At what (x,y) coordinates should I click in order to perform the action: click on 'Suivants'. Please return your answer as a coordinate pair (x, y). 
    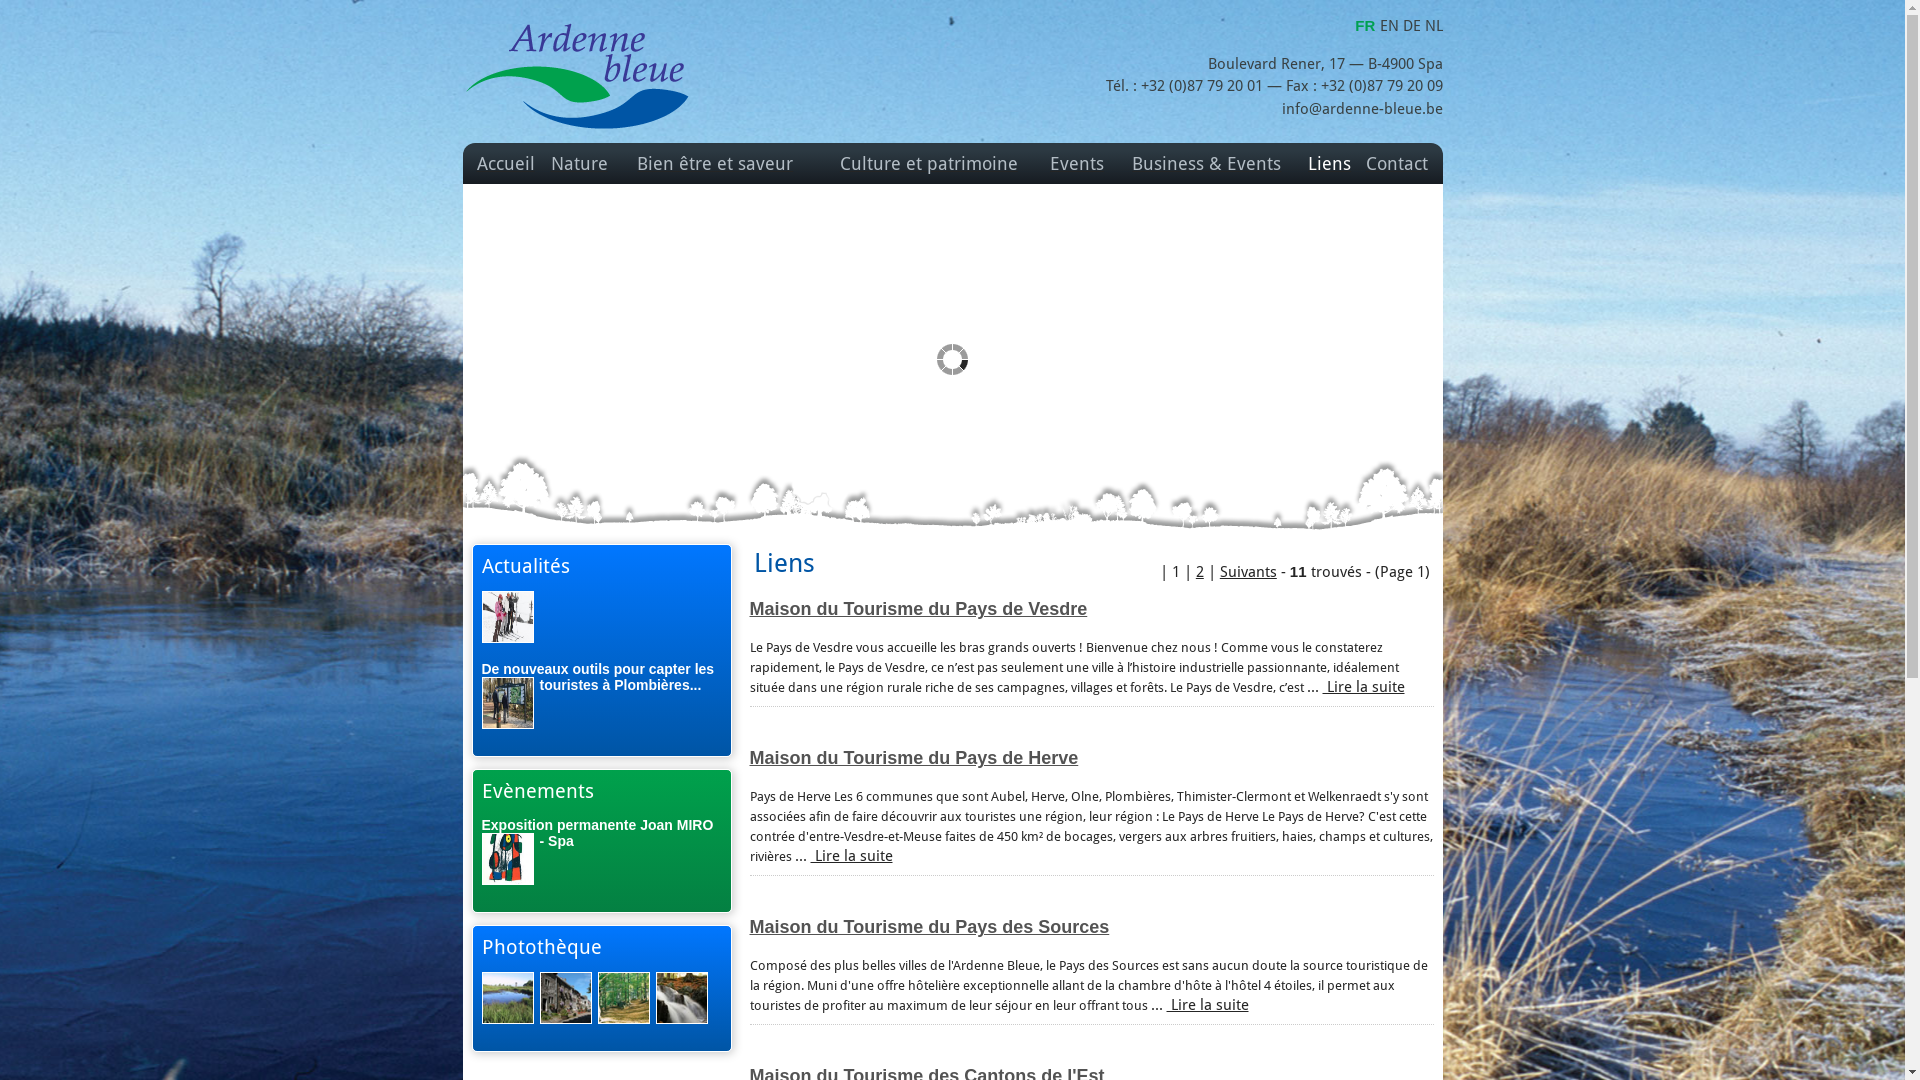
    Looking at the image, I should click on (1247, 571).